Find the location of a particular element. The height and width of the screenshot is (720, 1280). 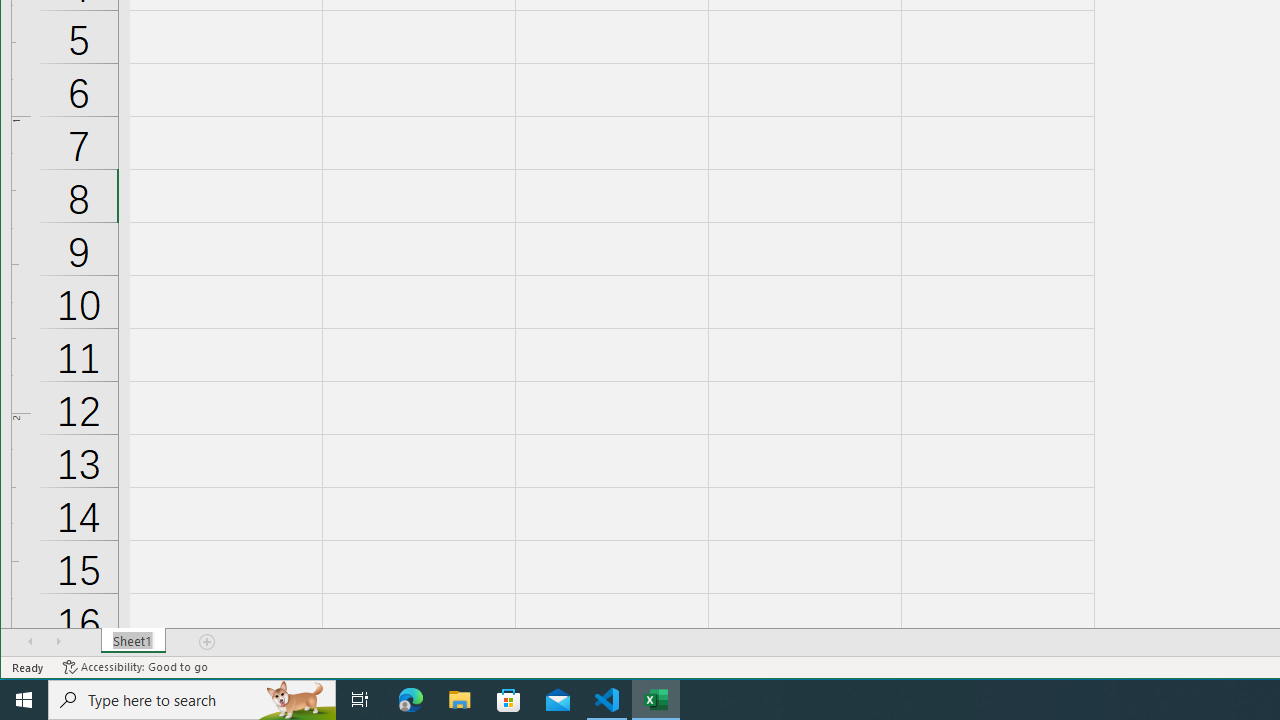

'Start' is located at coordinates (24, 698).